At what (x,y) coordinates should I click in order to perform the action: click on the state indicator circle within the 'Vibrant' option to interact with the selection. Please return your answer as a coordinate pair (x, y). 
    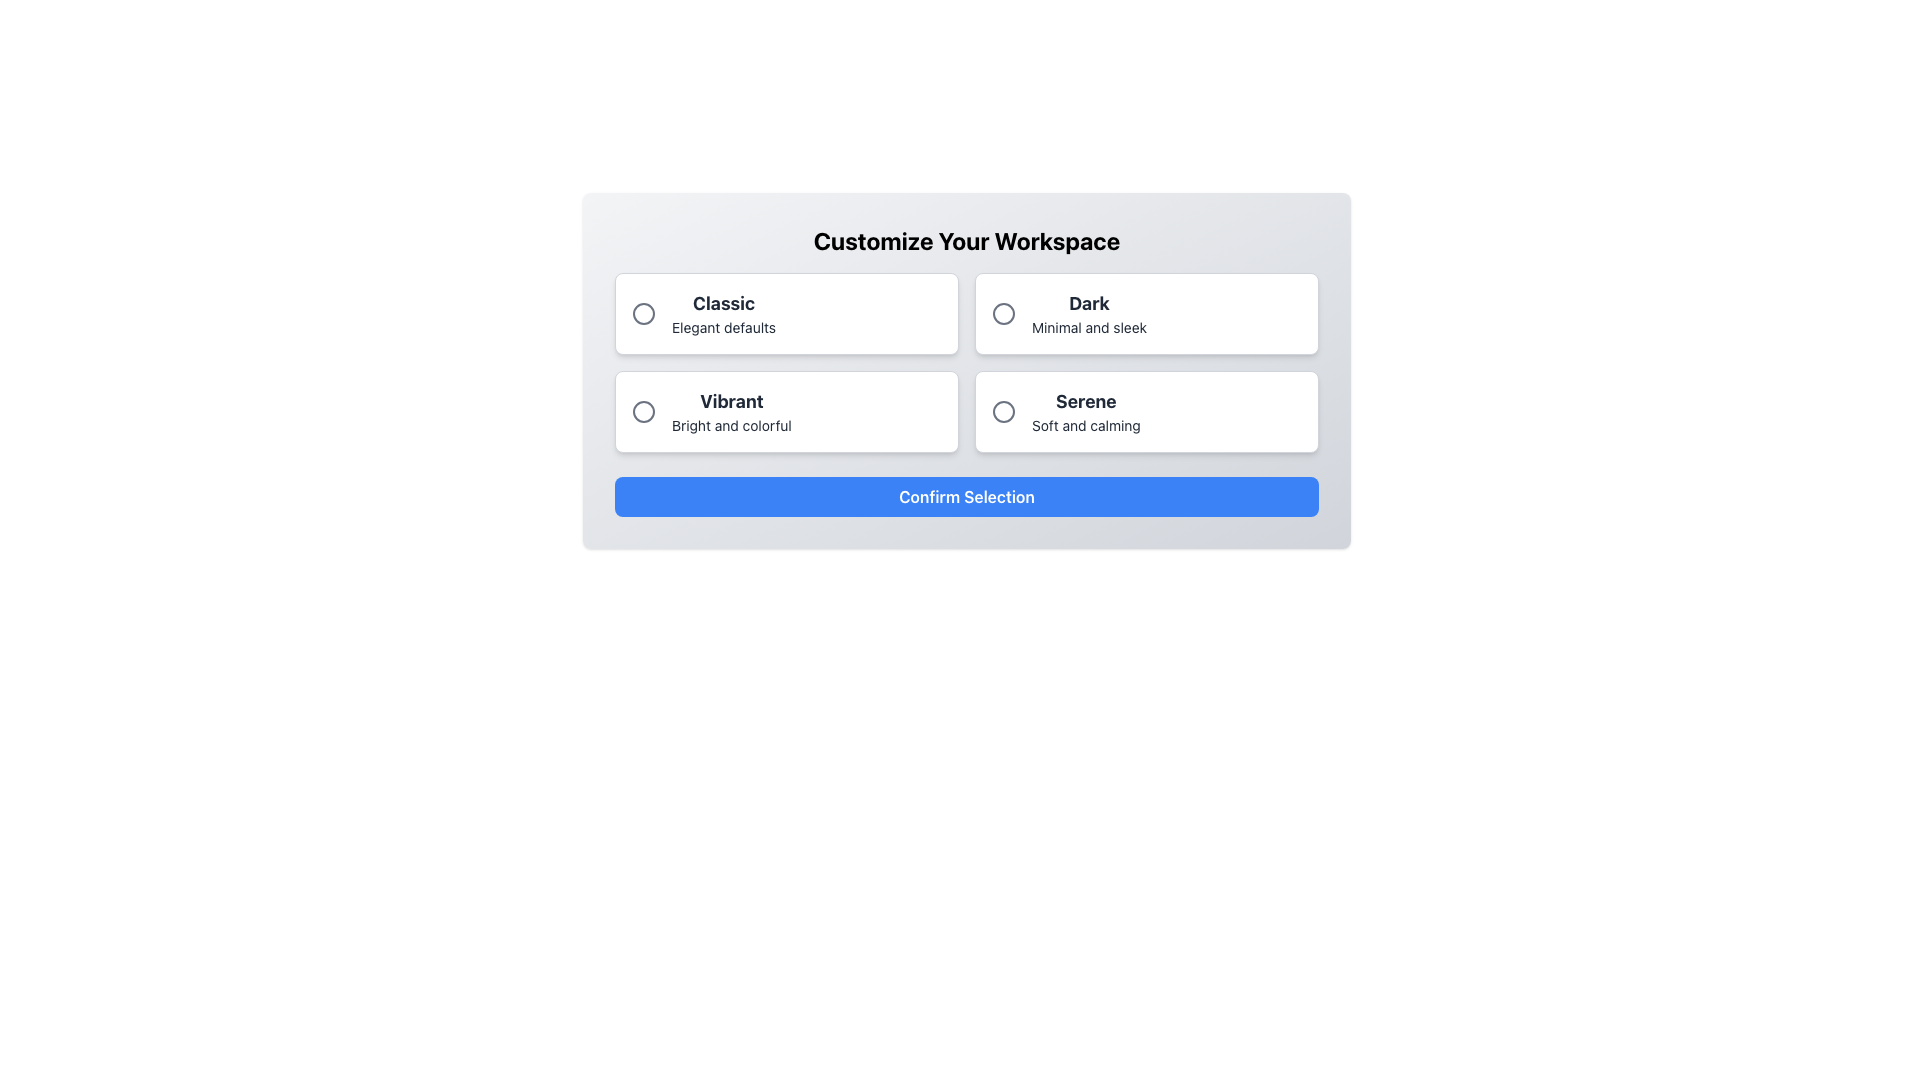
    Looking at the image, I should click on (643, 411).